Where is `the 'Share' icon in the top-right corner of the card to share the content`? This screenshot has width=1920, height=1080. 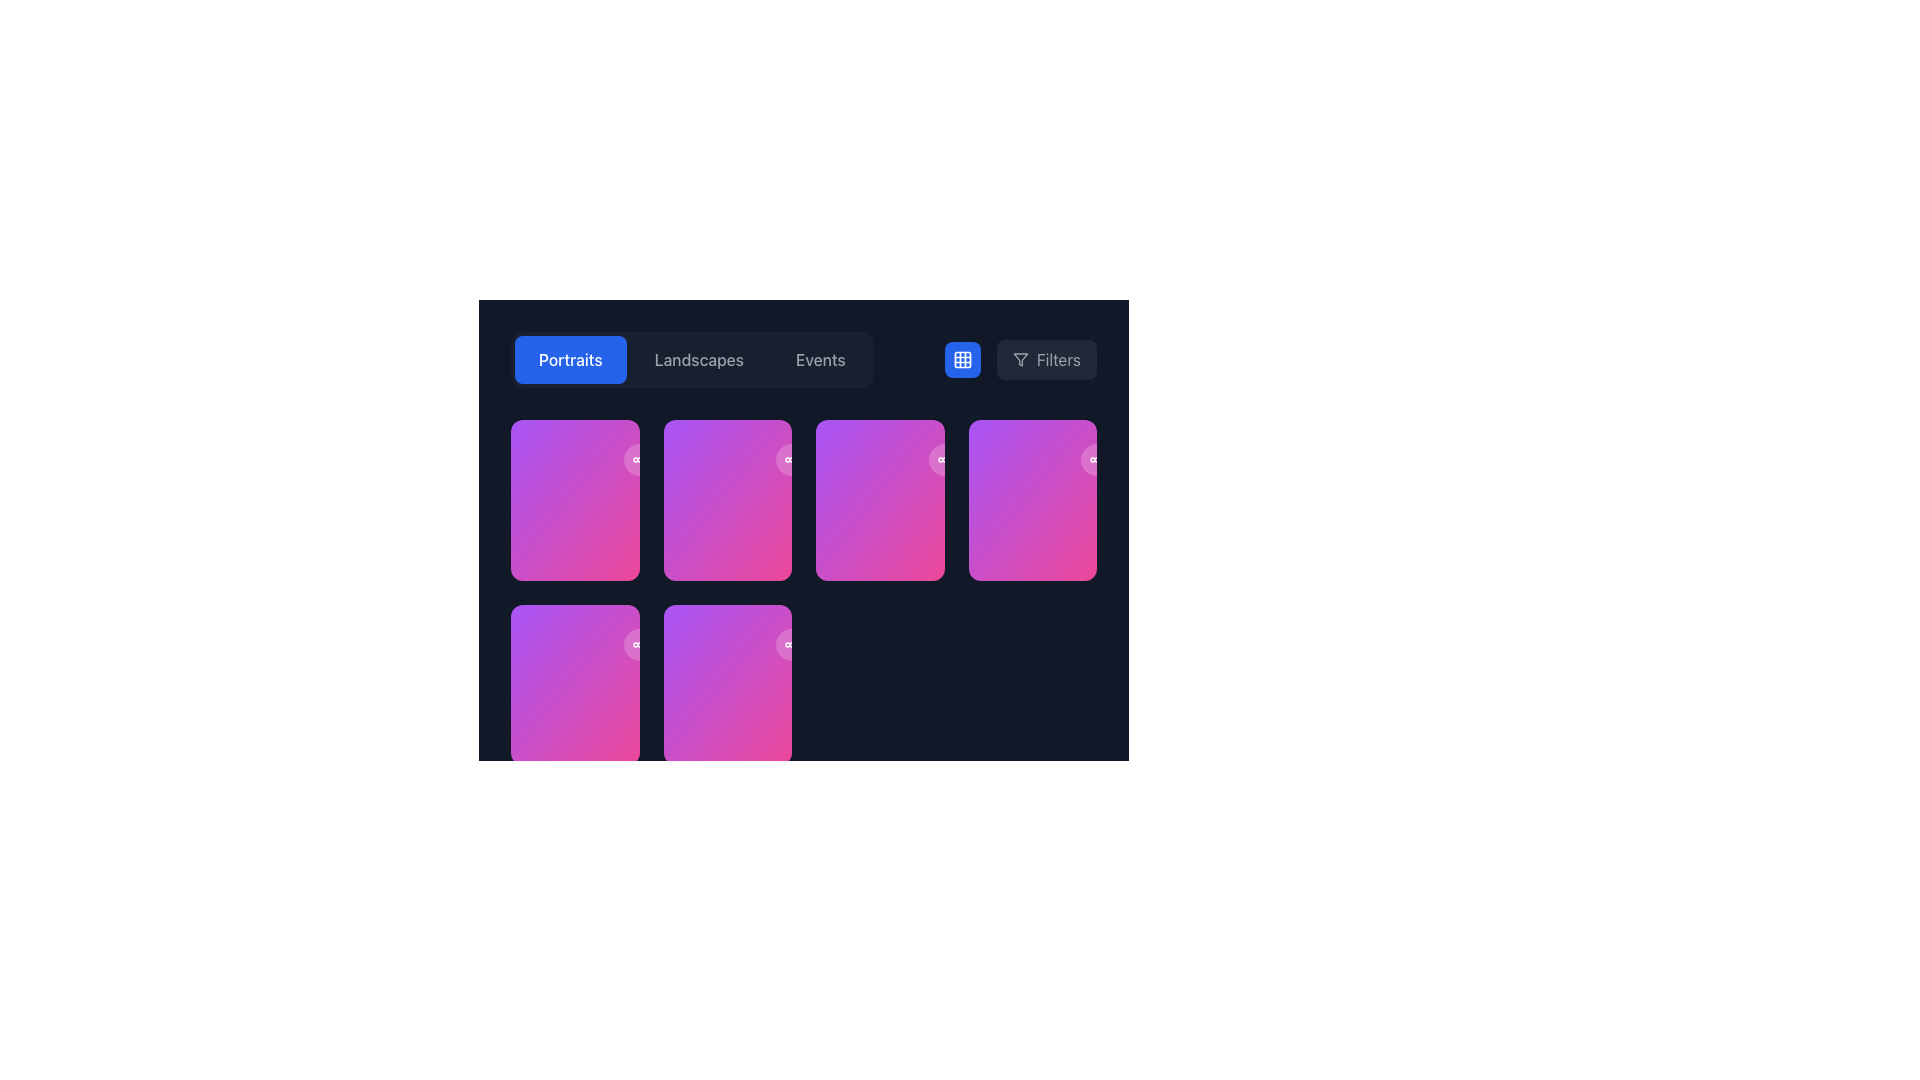 the 'Share' icon in the top-right corner of the card to share the content is located at coordinates (807, 455).